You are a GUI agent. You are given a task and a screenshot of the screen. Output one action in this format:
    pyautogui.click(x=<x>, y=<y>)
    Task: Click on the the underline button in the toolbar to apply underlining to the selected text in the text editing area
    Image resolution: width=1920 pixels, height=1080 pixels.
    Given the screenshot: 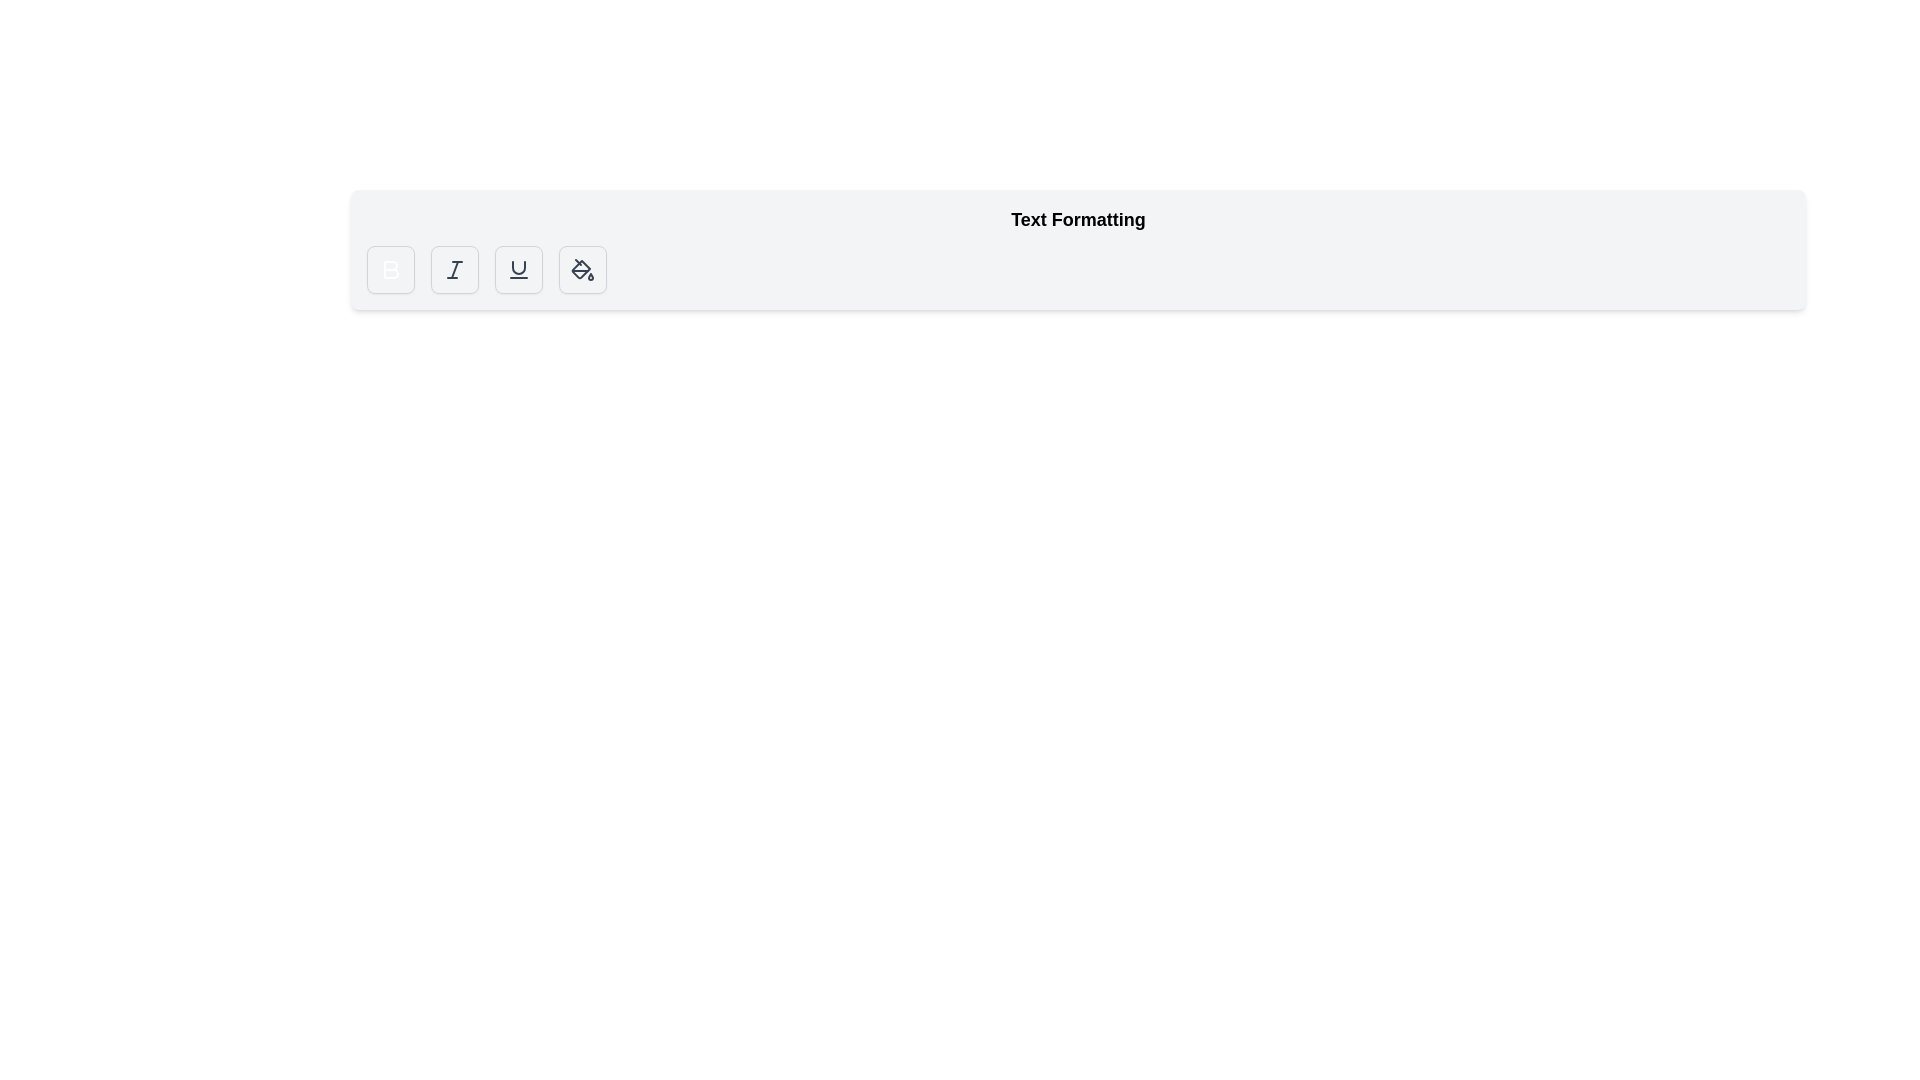 What is the action you would take?
    pyautogui.click(x=518, y=270)
    